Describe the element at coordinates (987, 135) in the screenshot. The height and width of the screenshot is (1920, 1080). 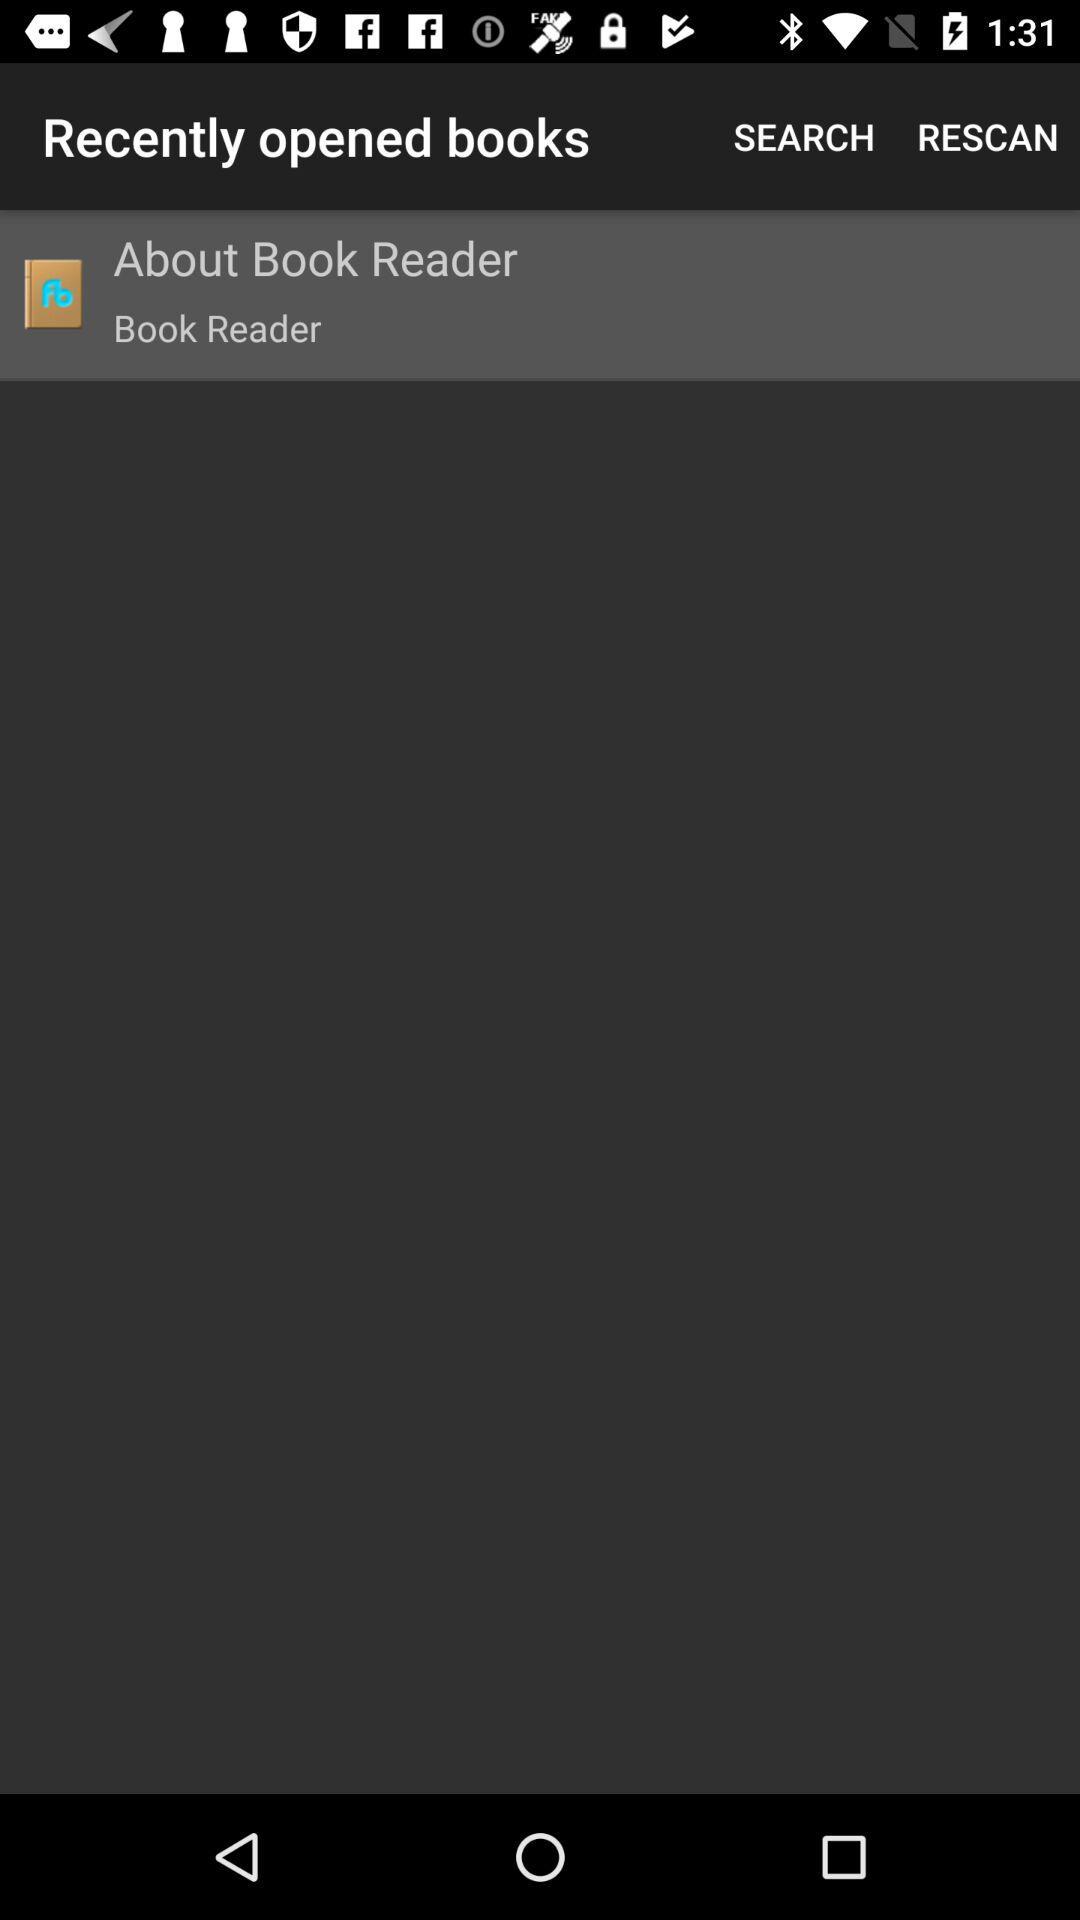
I see `the icon to the right of the search item` at that location.